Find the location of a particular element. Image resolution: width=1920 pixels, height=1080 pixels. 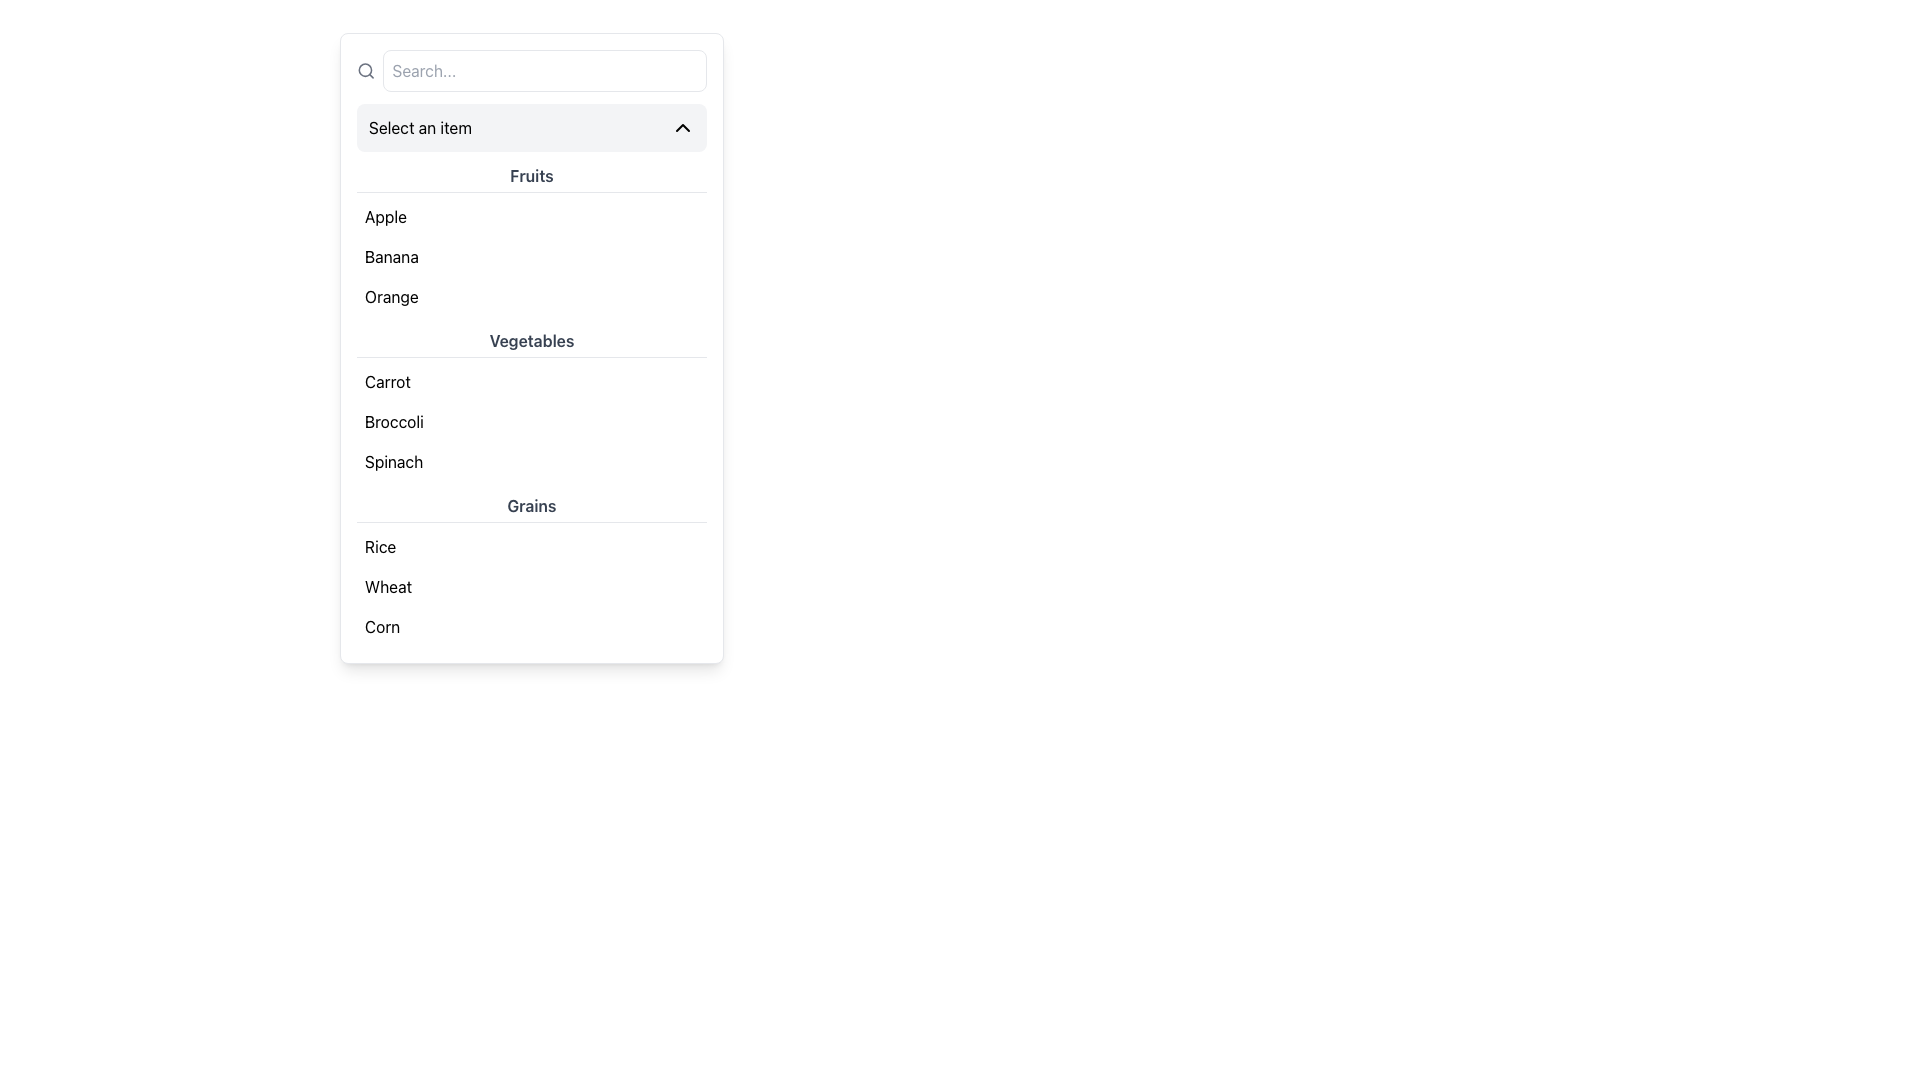

the Text label that indicates the action to be performed in the dropdown menu, located near the top-left corner of the dropdown component is located at coordinates (419, 127).